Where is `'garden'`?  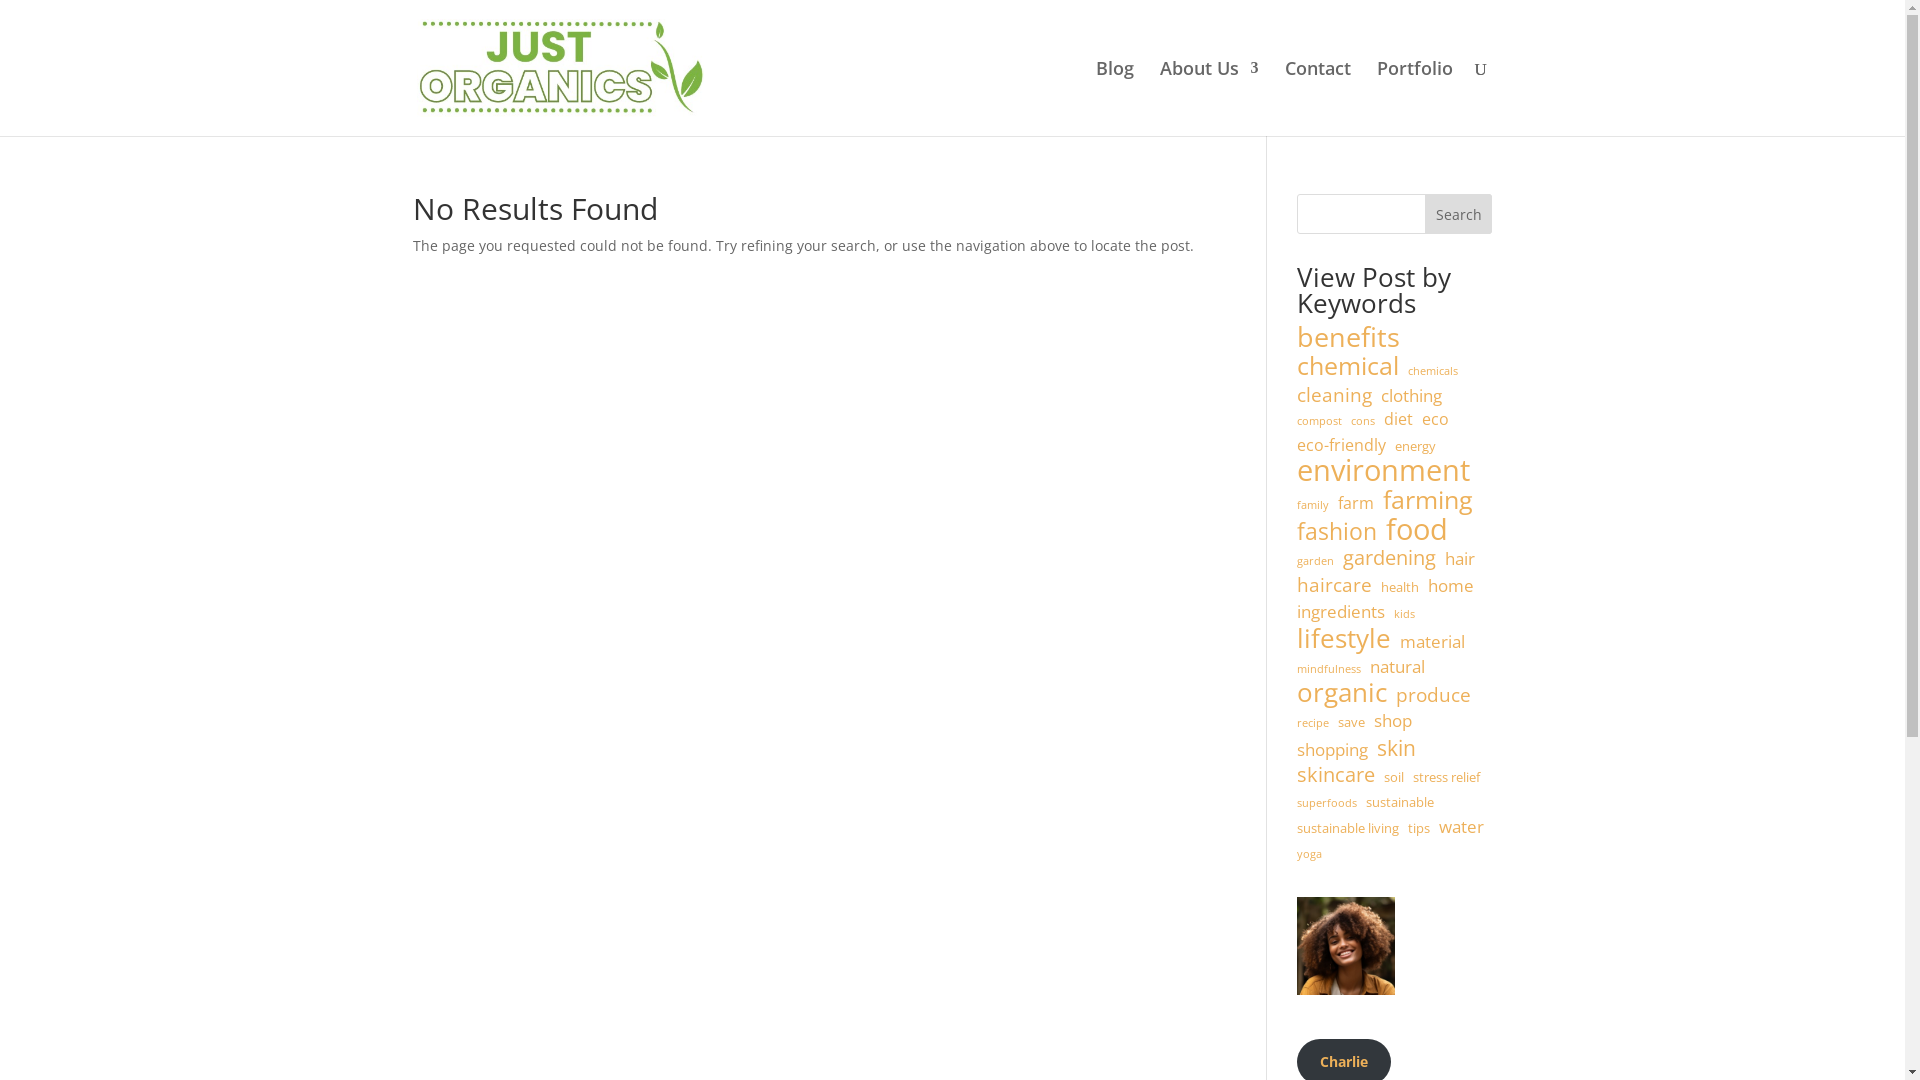
'garden' is located at coordinates (1296, 562).